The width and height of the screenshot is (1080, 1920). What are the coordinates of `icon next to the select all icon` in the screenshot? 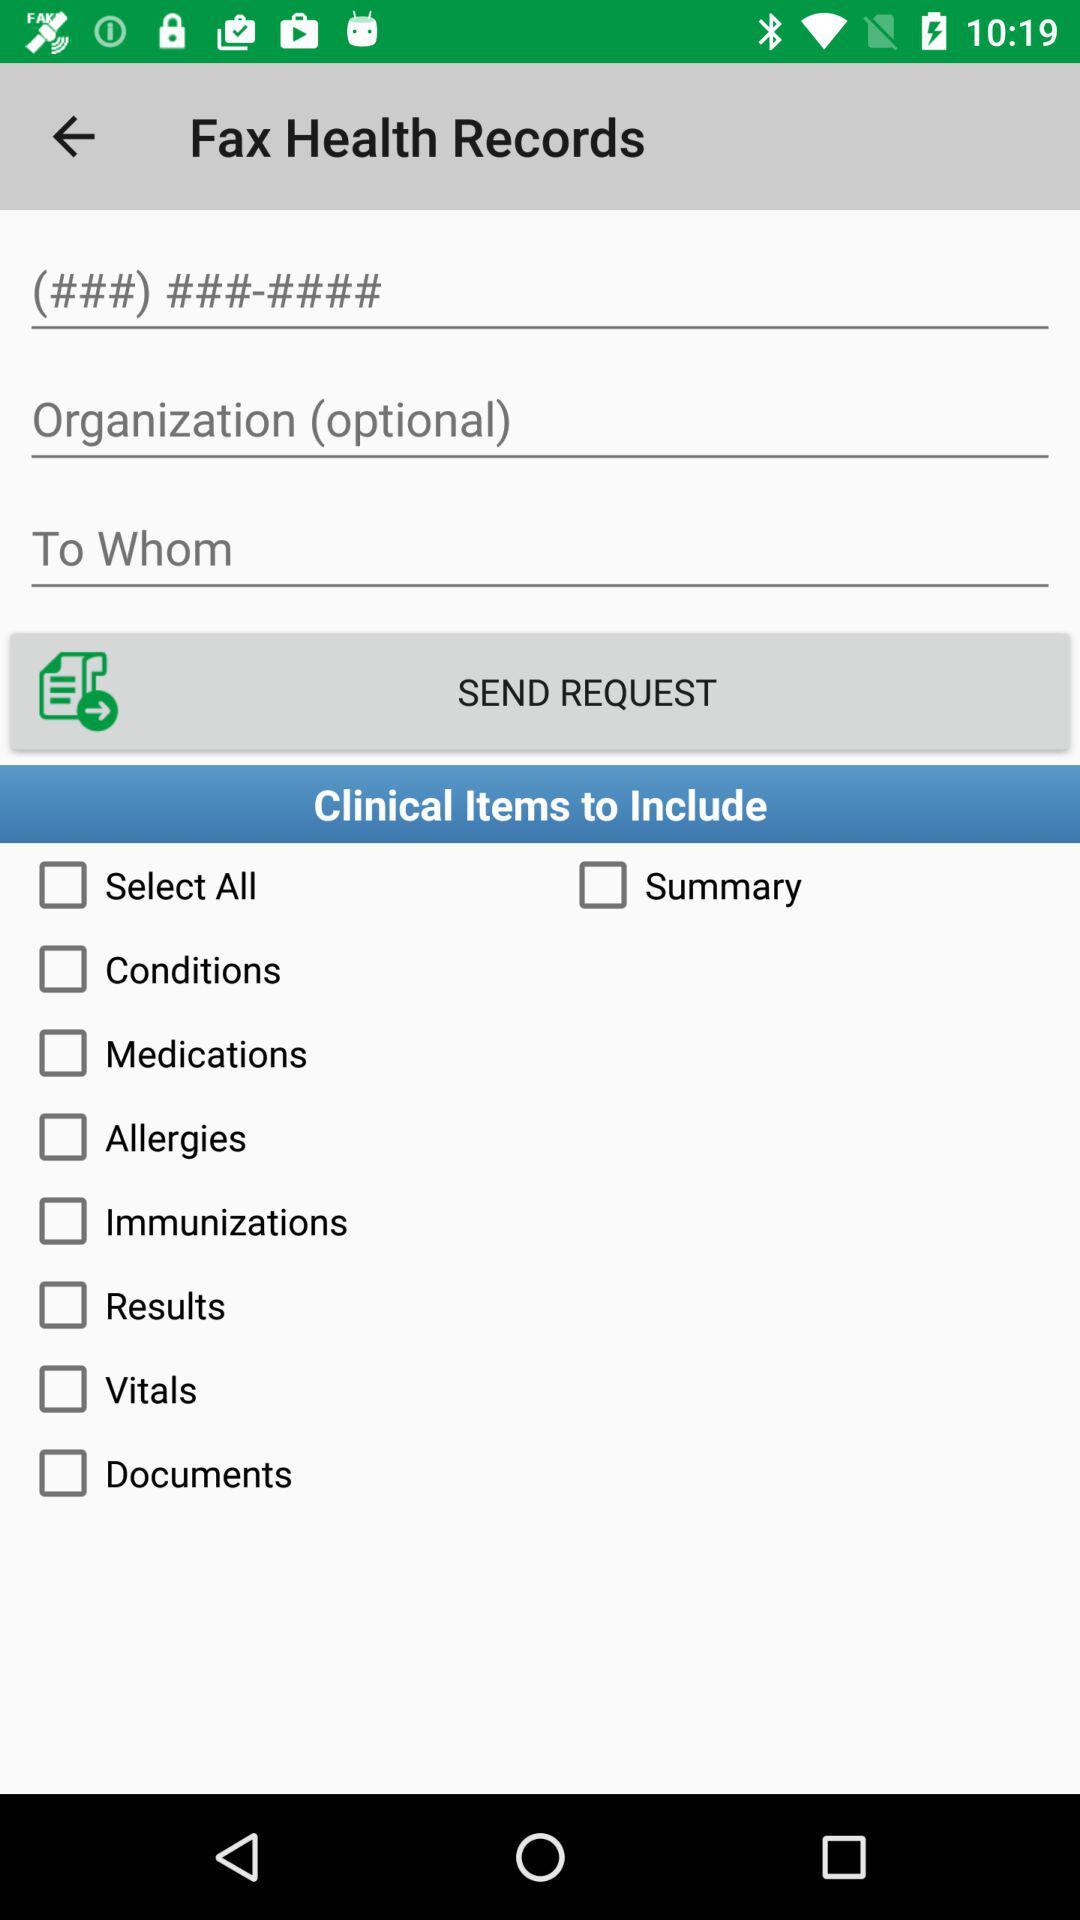 It's located at (810, 883).